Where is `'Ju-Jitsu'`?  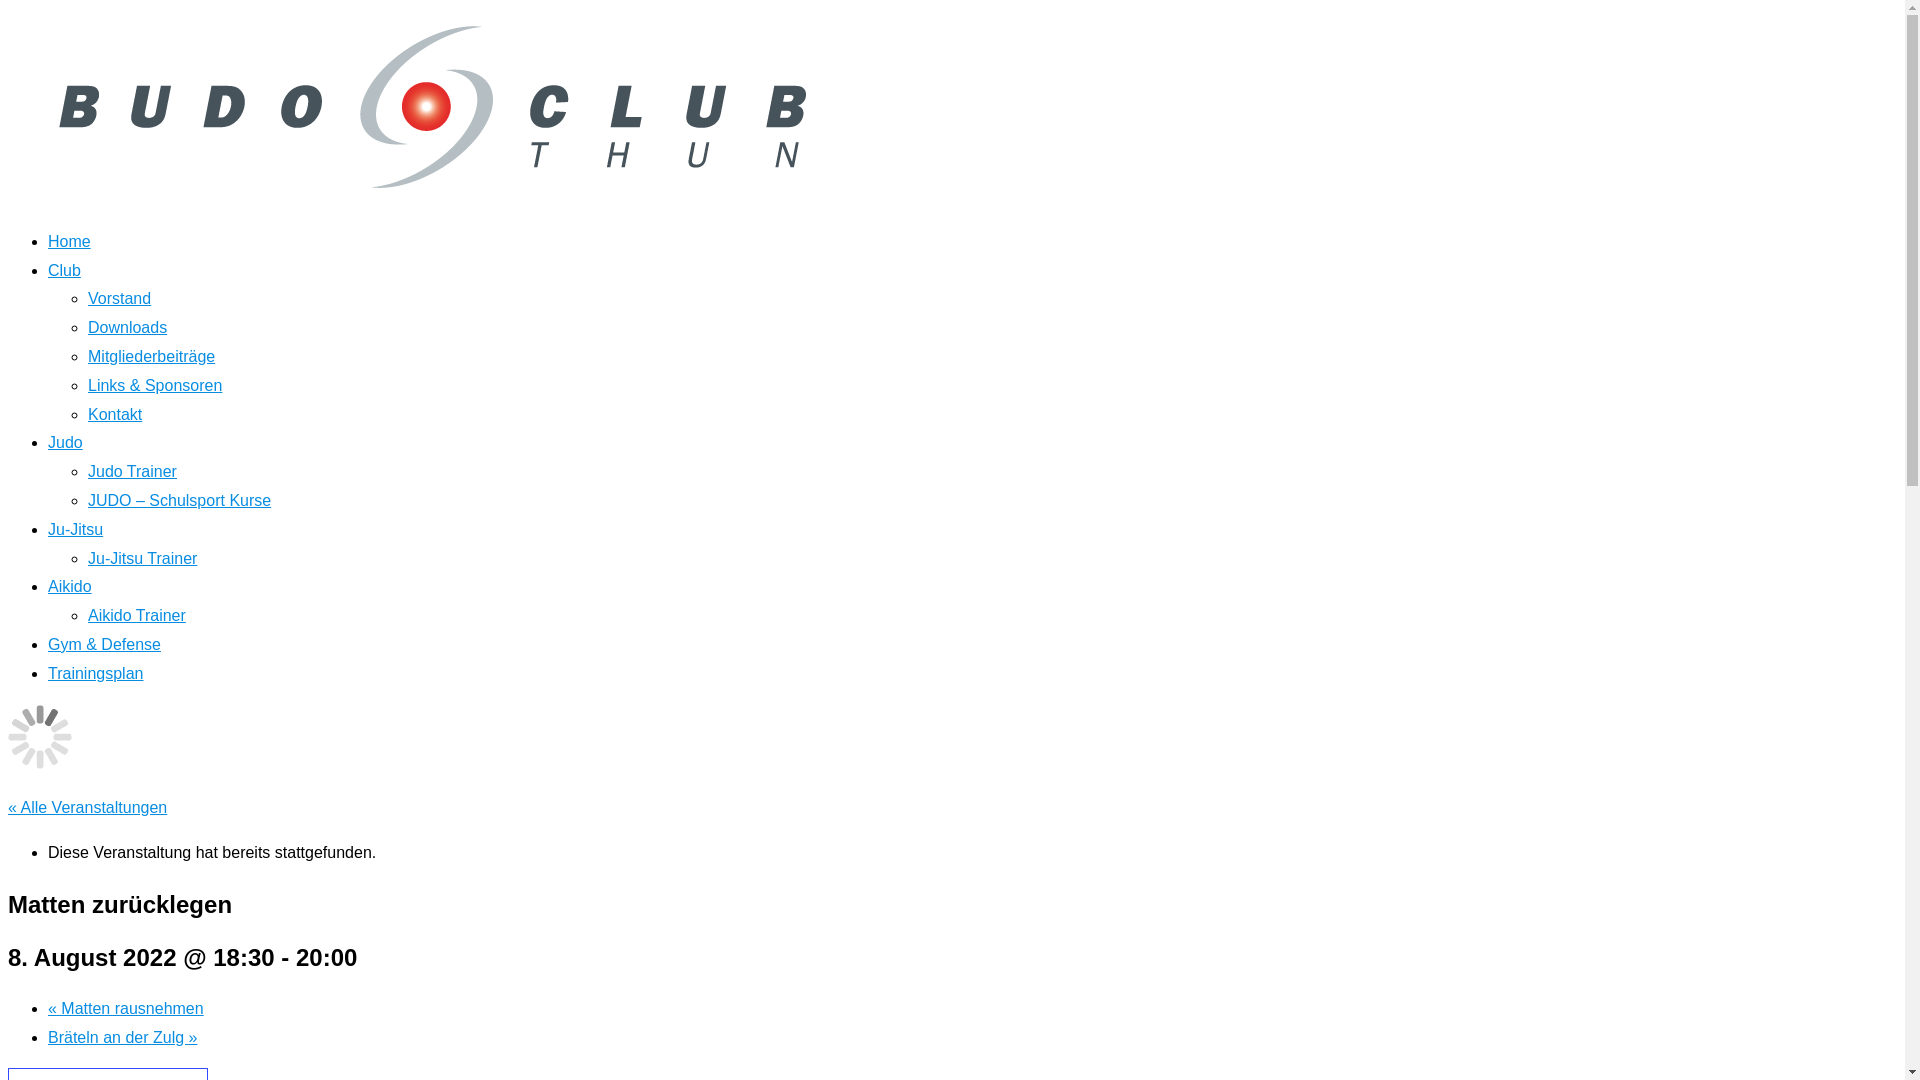 'Ju-Jitsu' is located at coordinates (75, 528).